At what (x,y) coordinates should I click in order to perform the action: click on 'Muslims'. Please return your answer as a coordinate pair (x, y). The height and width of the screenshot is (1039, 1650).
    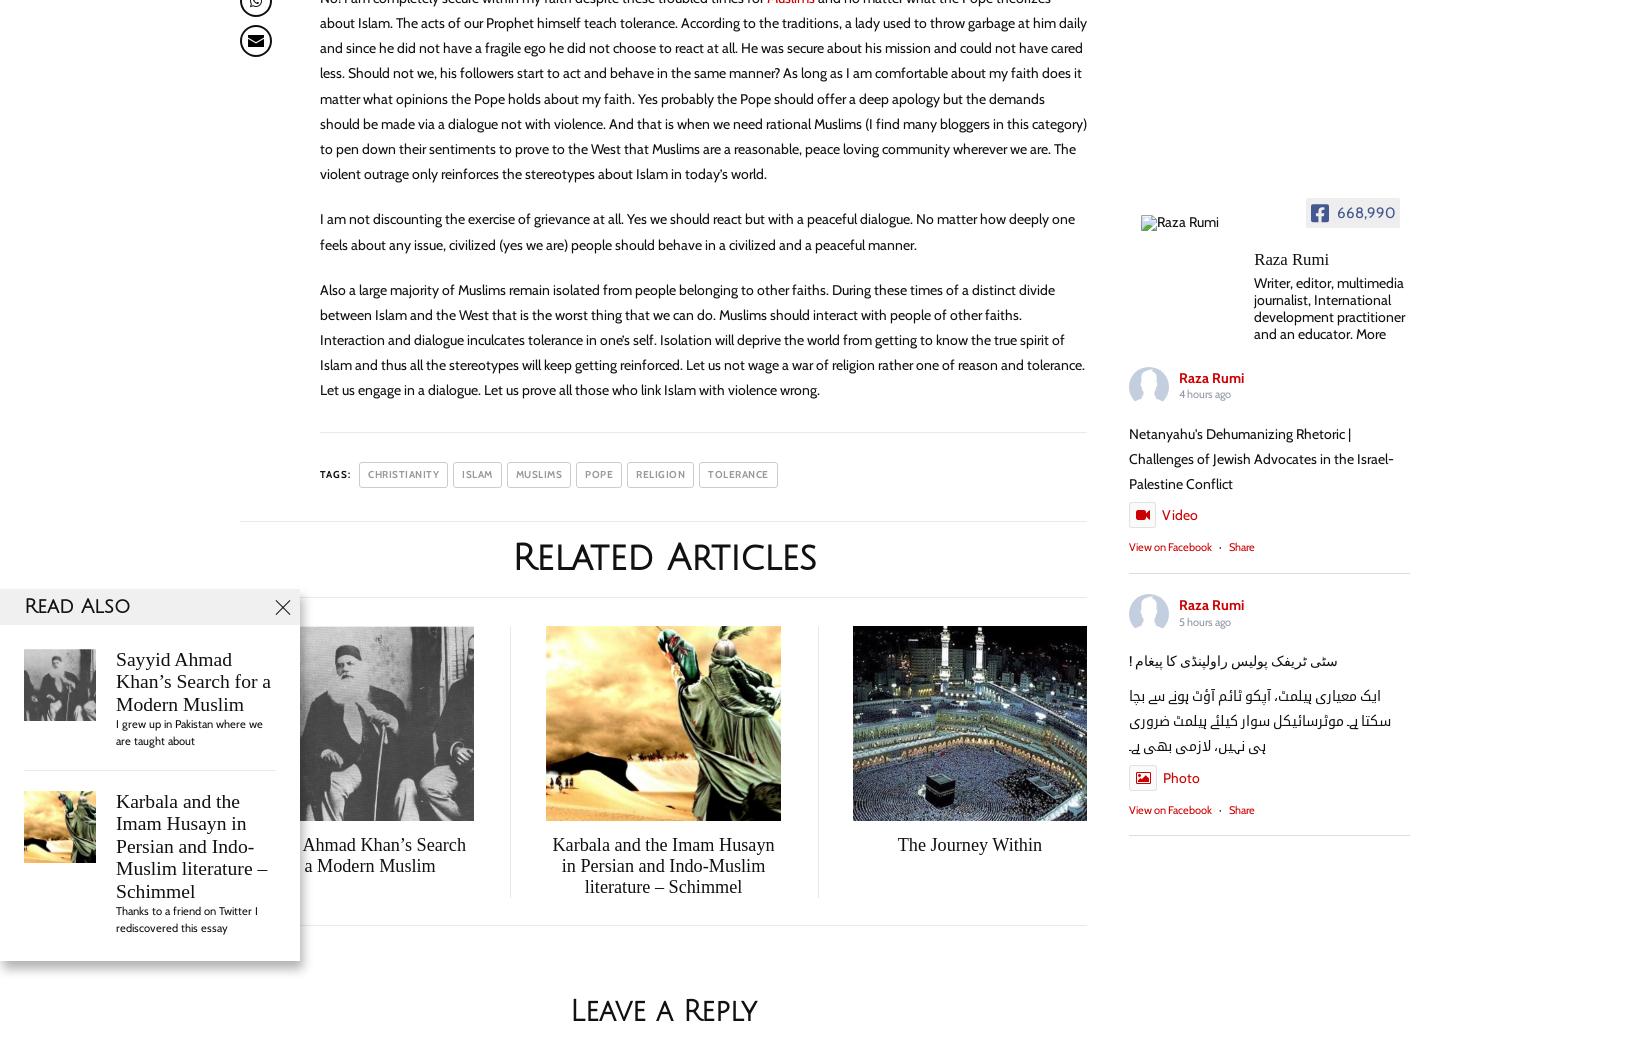
    Looking at the image, I should click on (537, 472).